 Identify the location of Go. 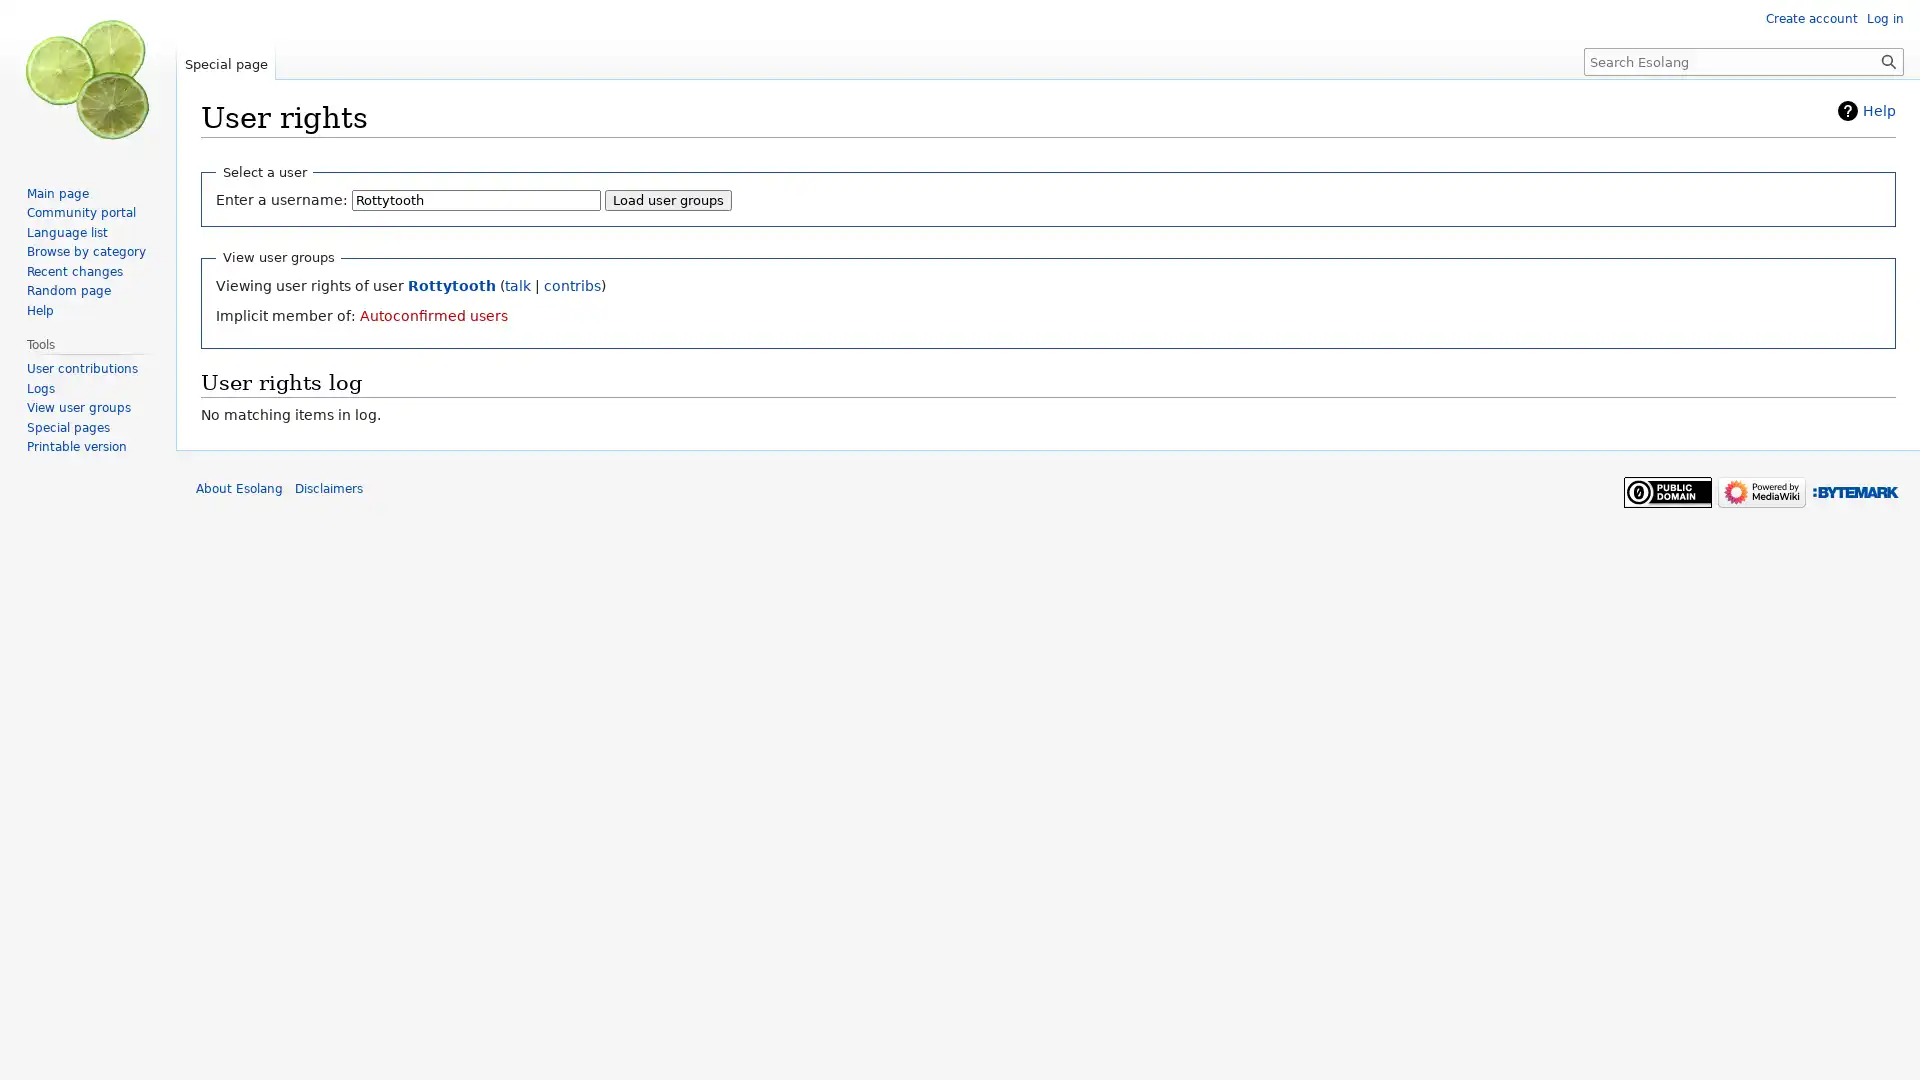
(1888, 60).